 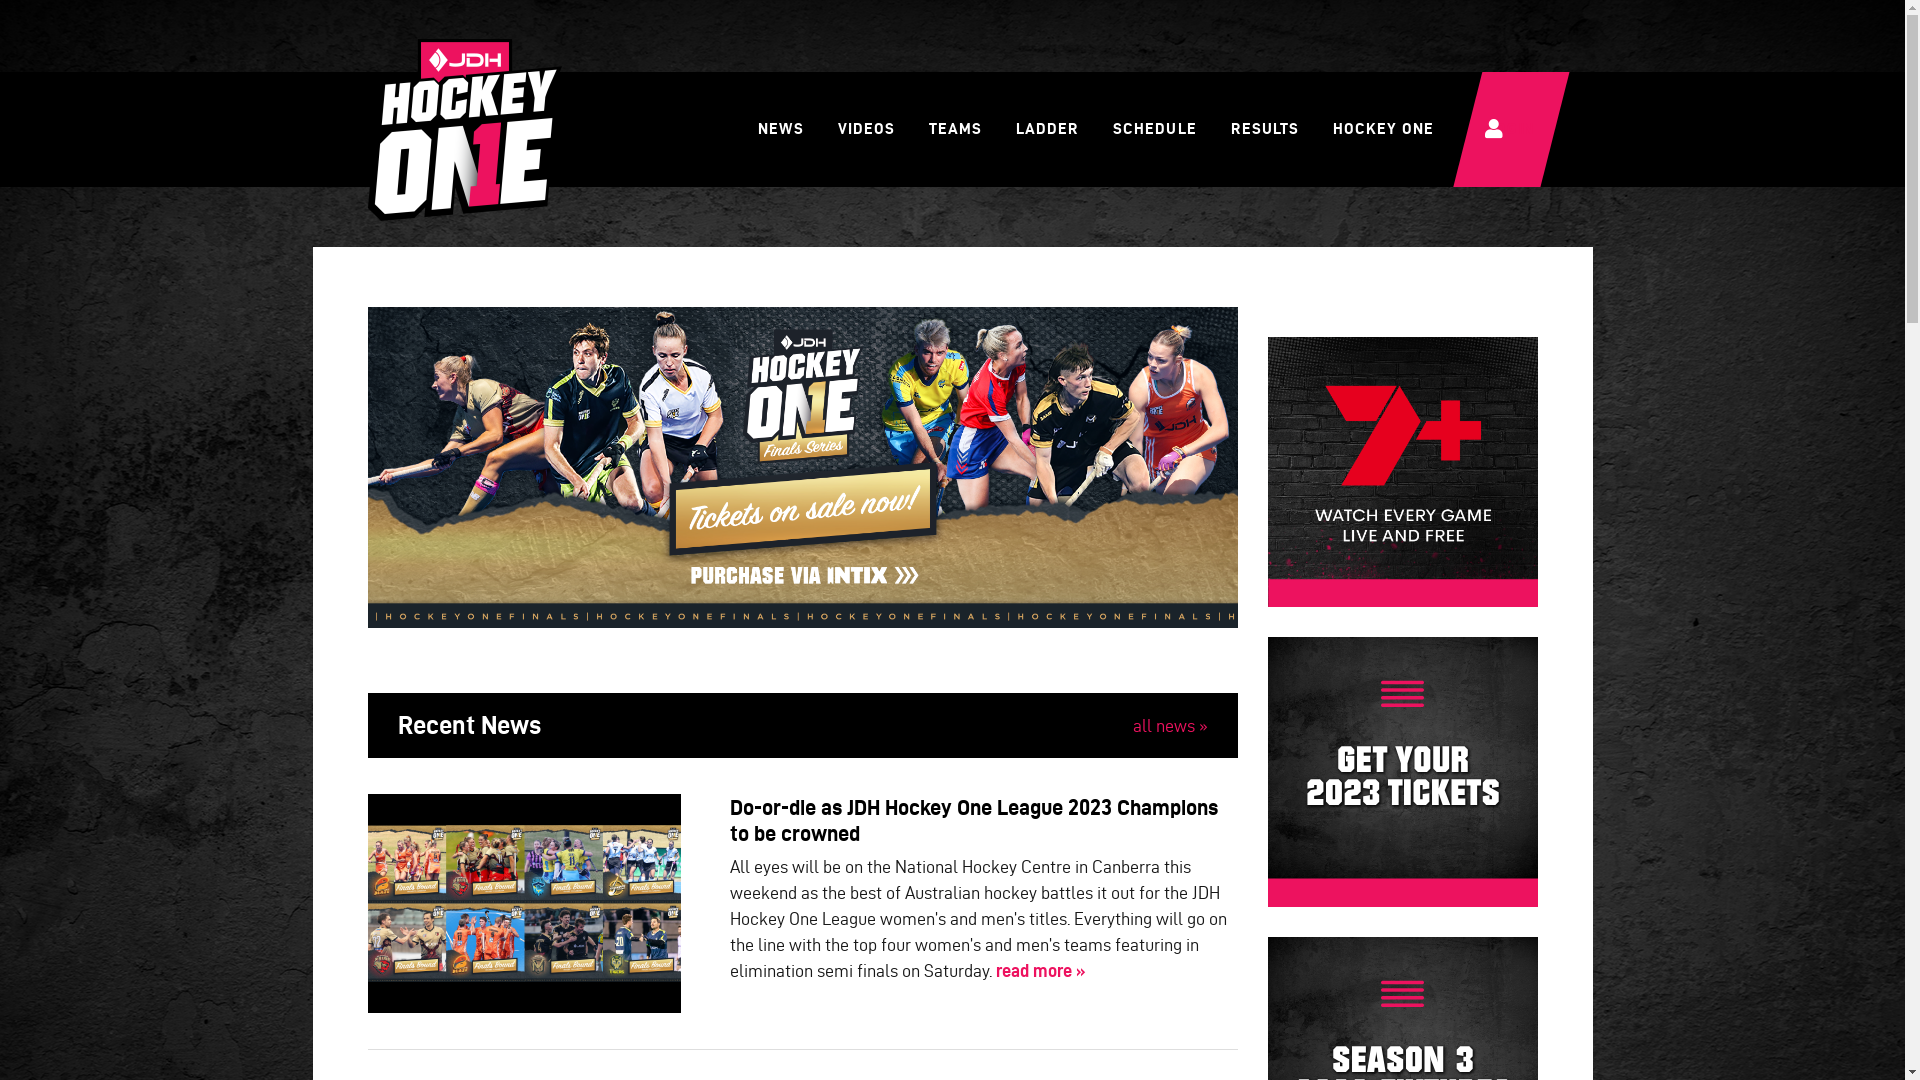 I want to click on 'VIDEOS', so click(x=866, y=129).